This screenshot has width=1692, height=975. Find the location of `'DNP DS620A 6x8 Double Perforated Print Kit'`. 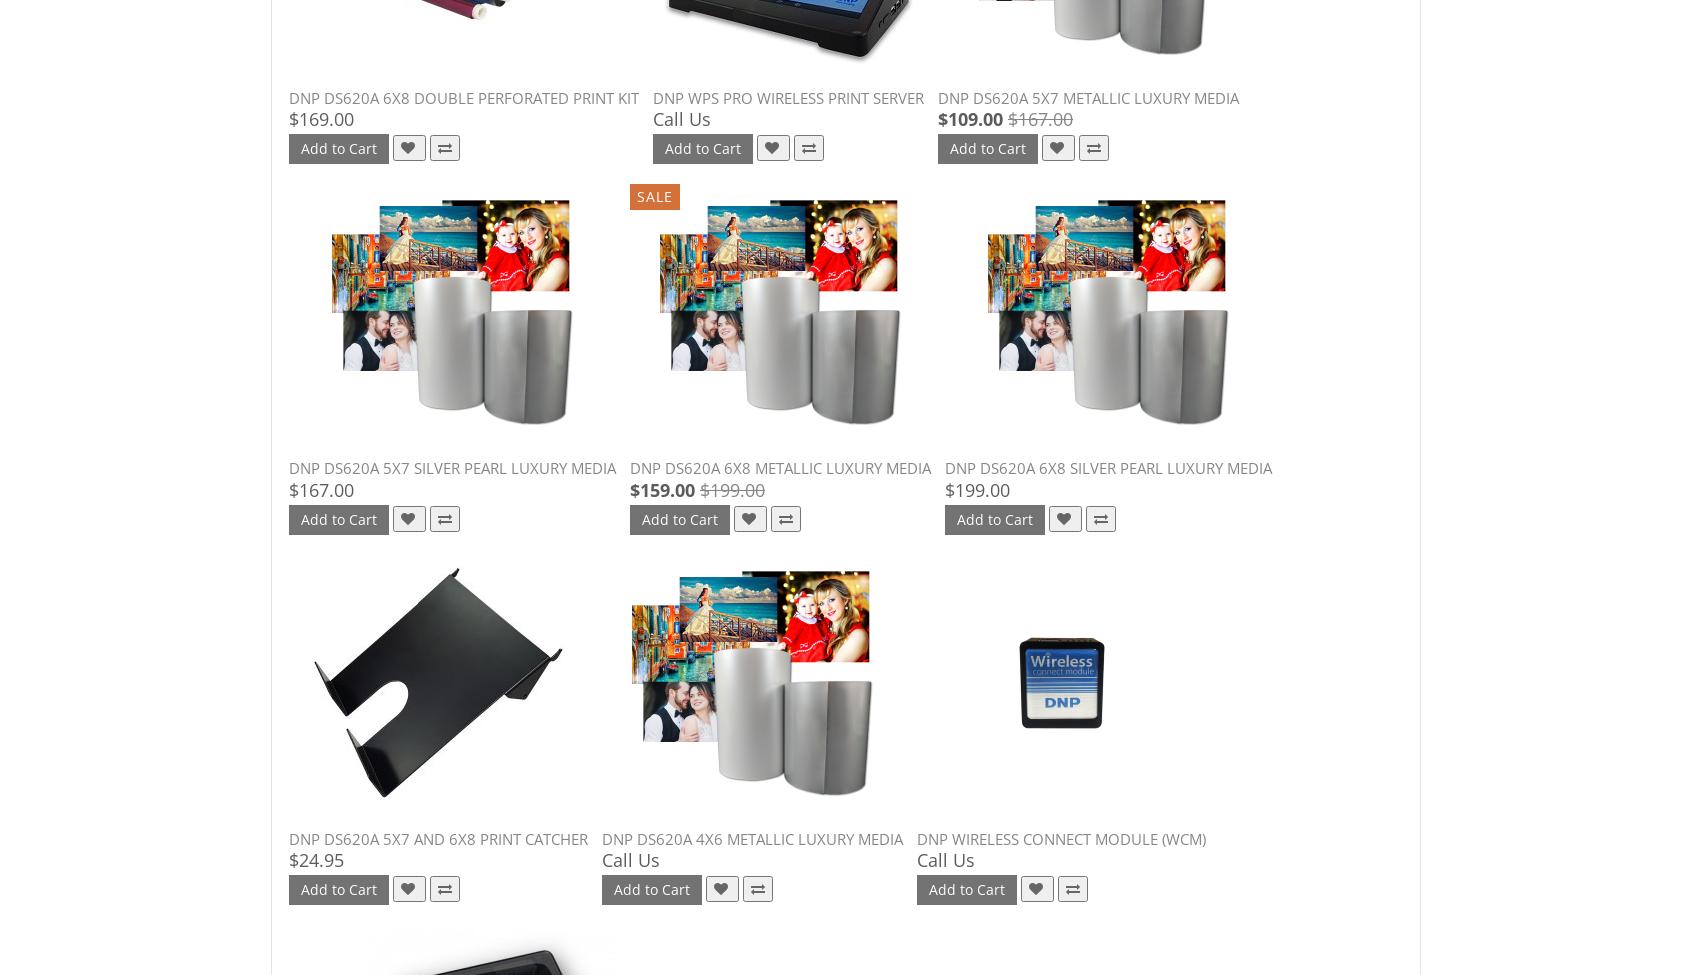

'DNP DS620A 6x8 Double Perforated Print Kit' is located at coordinates (462, 97).